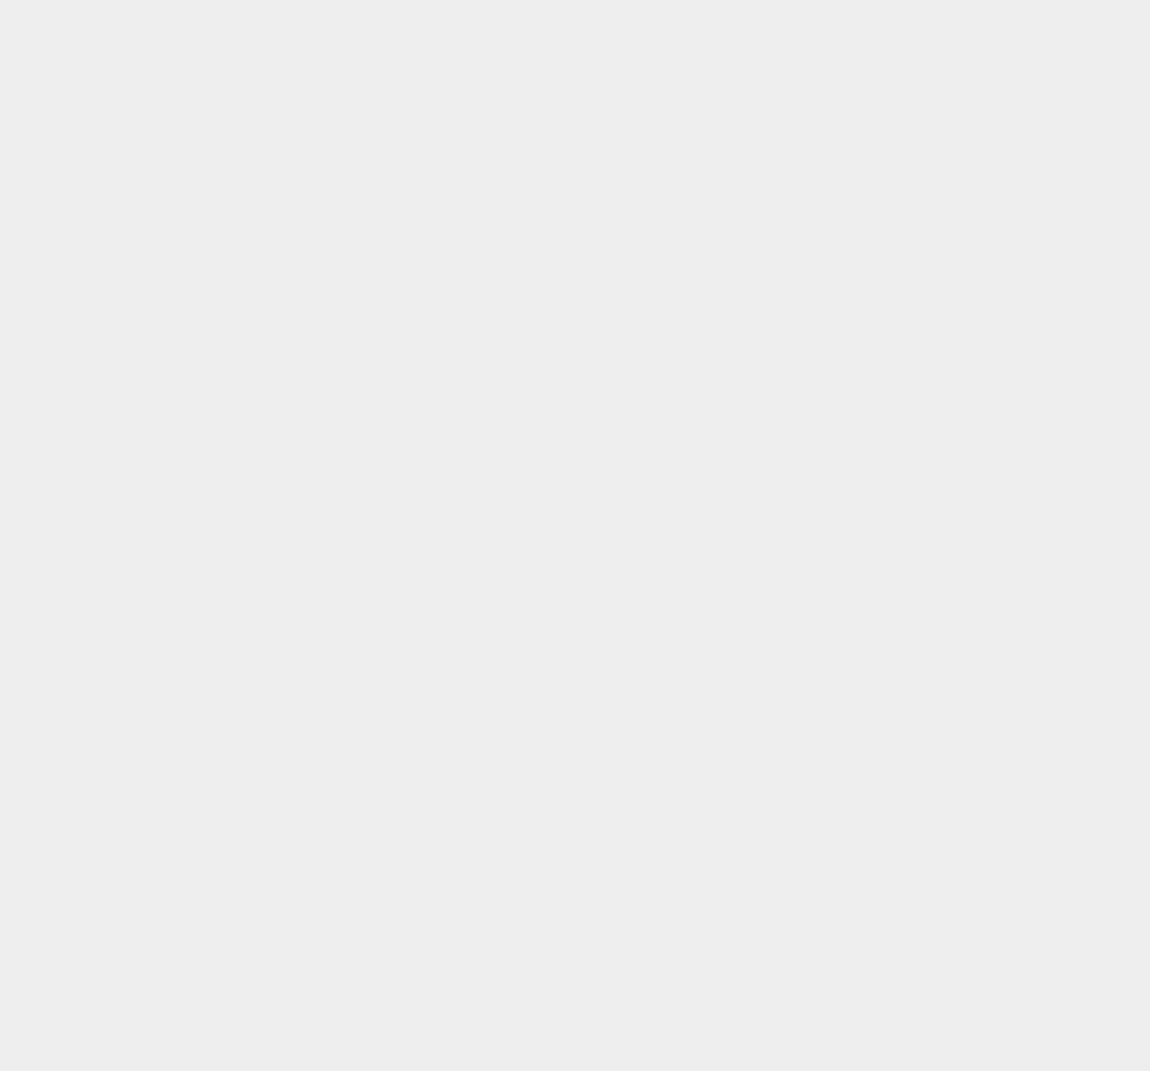 The width and height of the screenshot is (1150, 1071). Describe the element at coordinates (812, 817) in the screenshot. I see `'Google Analytics'` at that location.